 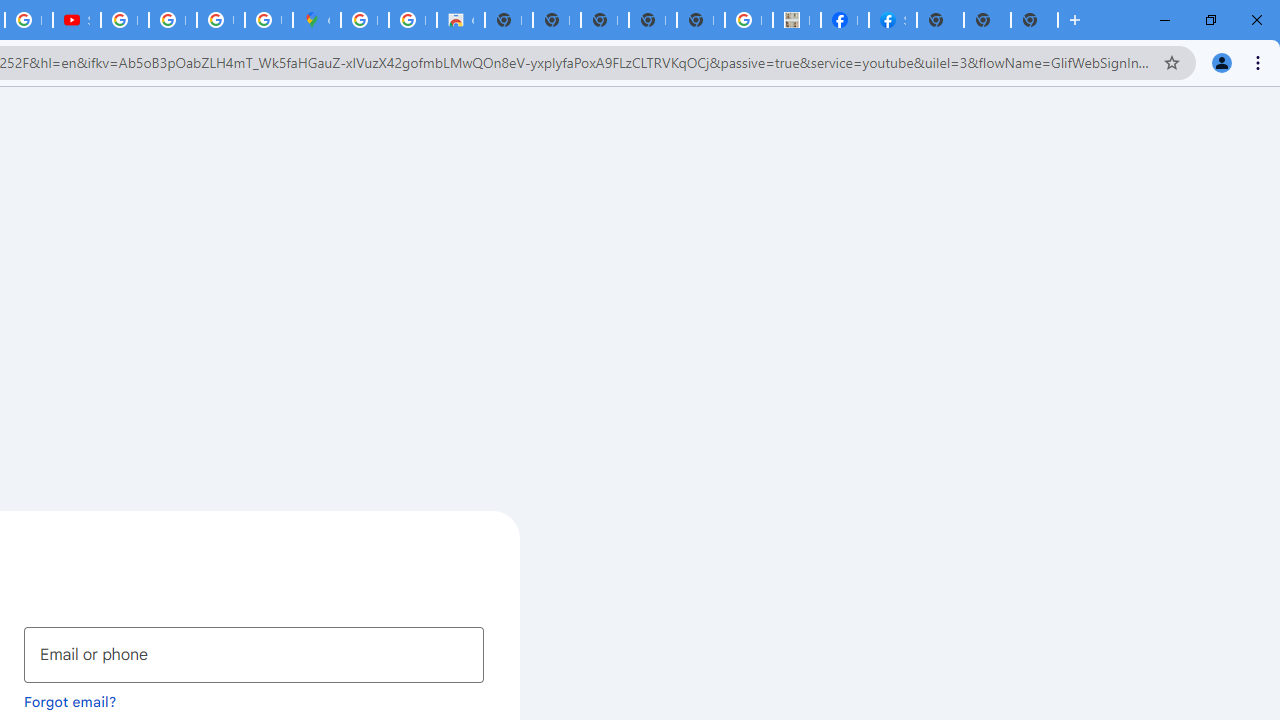 What do you see at coordinates (70, 700) in the screenshot?
I see `'Forgot email?'` at bounding box center [70, 700].